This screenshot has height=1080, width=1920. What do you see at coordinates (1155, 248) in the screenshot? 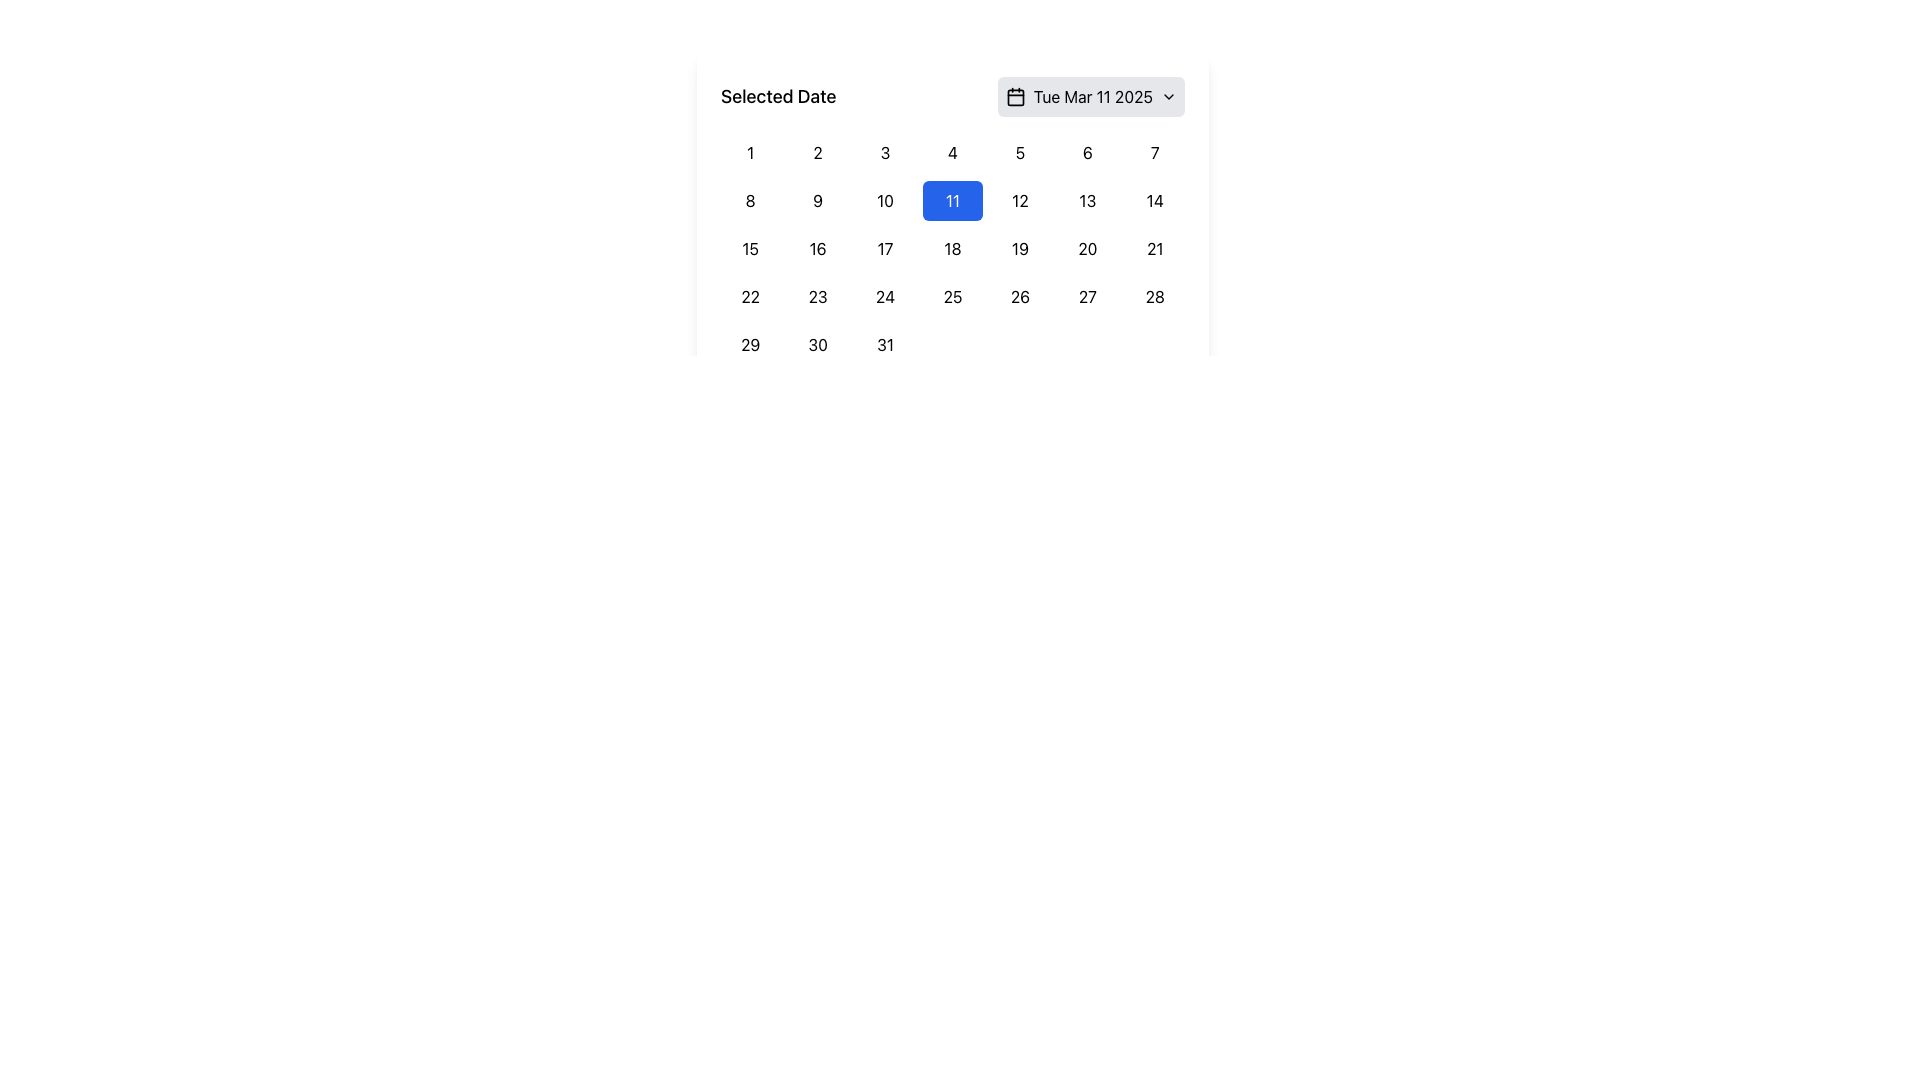
I see `the rounded button labeled '21' in the sixth row and seventh column of the grid-based calendar layout` at bounding box center [1155, 248].